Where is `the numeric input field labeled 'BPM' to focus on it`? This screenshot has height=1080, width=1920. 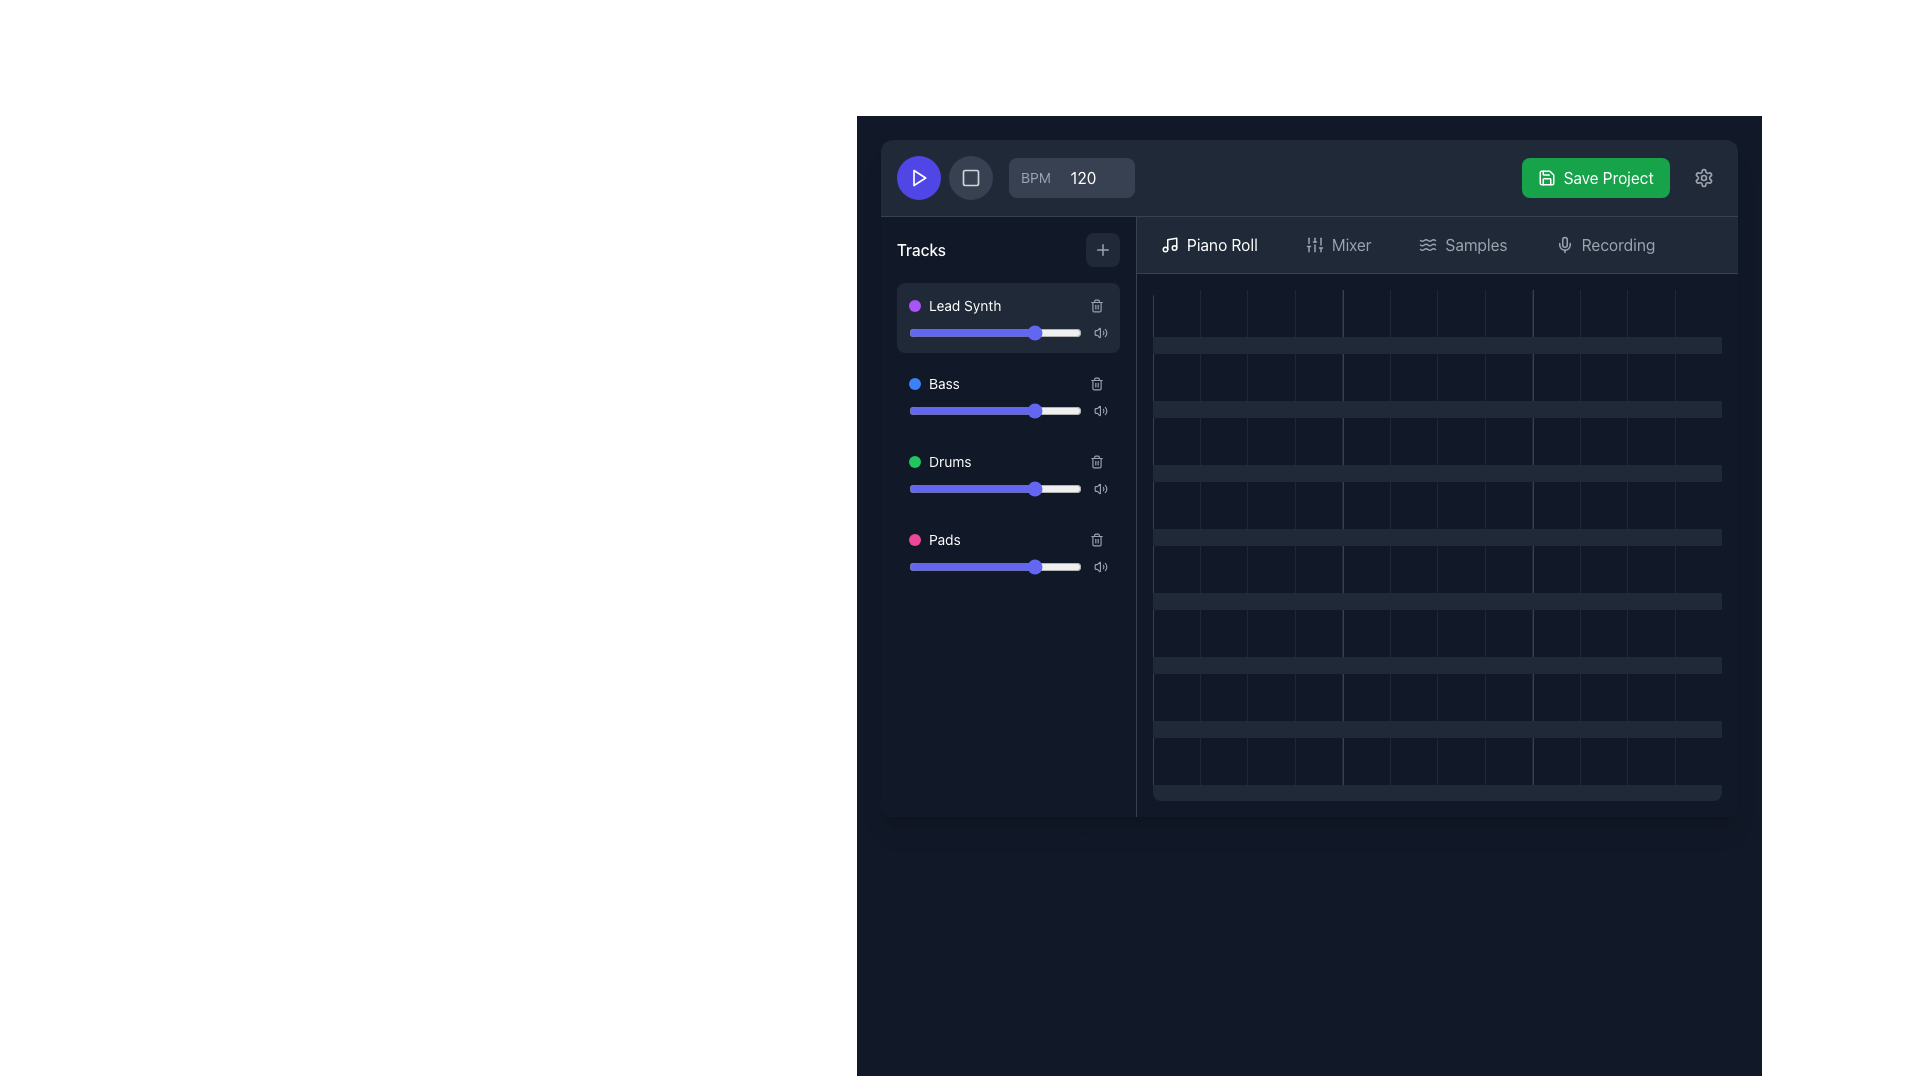
the numeric input field labeled 'BPM' to focus on it is located at coordinates (1070, 176).